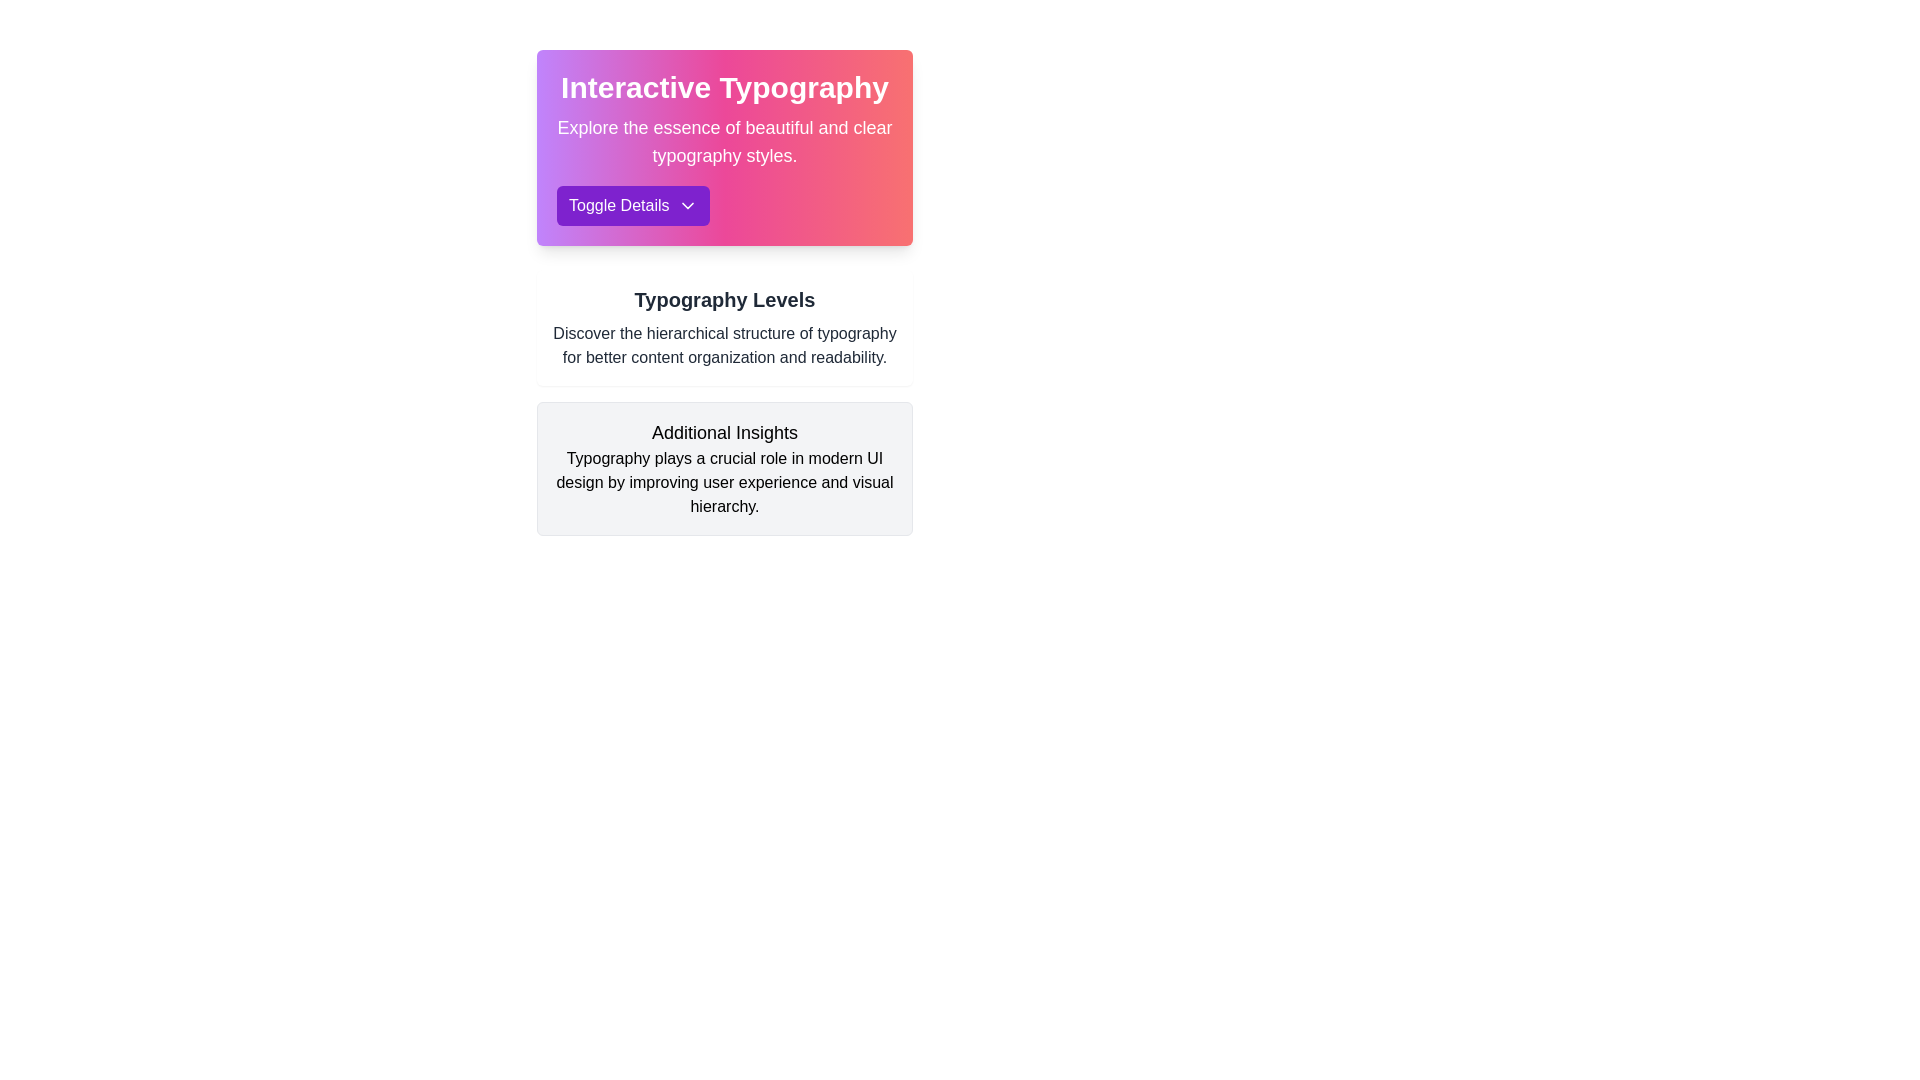  Describe the element at coordinates (618, 205) in the screenshot. I see `the 'Toggle Details' text label within the button that has rounded edges and is located below the heading 'Interactive Typography'` at that location.